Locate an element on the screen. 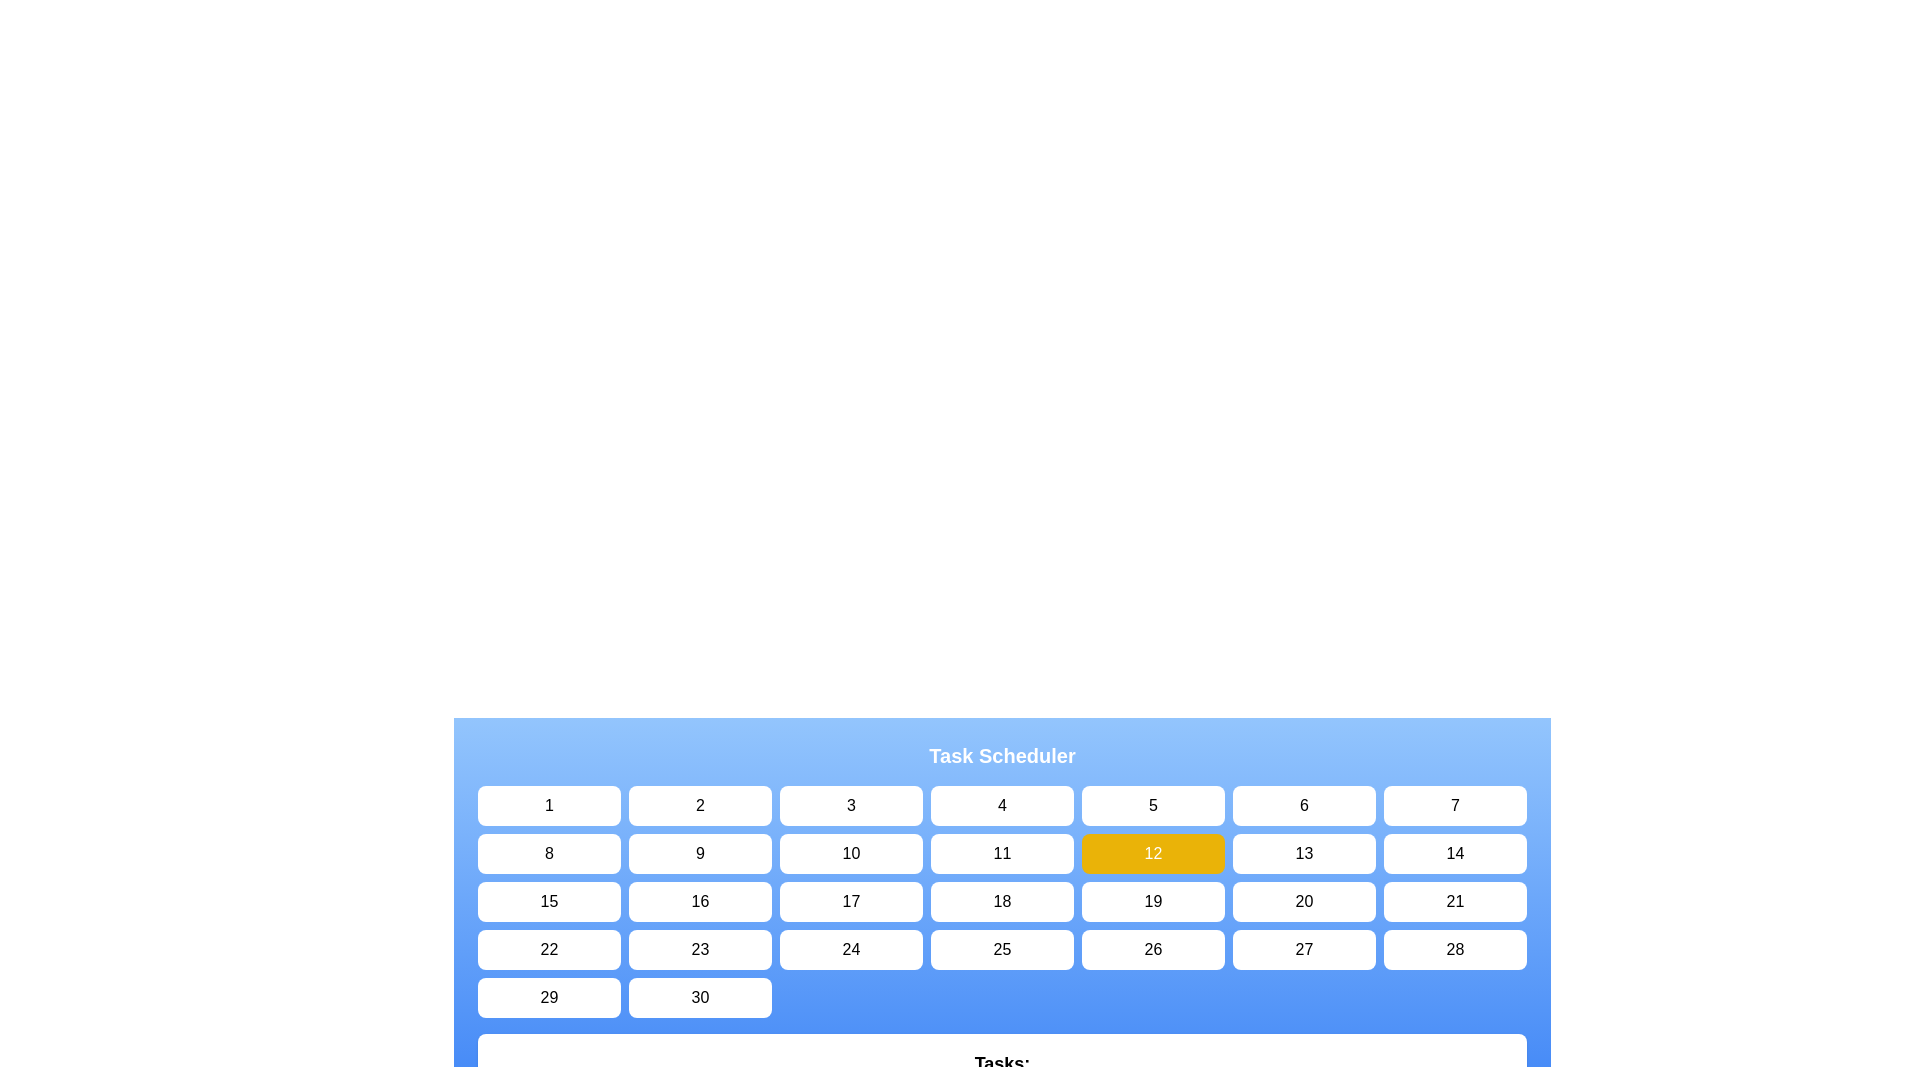 Image resolution: width=1920 pixels, height=1080 pixels. the rectangular button with a white background and black text displaying '24' located in the fourth row and fourth column of the grid under the title 'Task Scheduler' is located at coordinates (851, 948).